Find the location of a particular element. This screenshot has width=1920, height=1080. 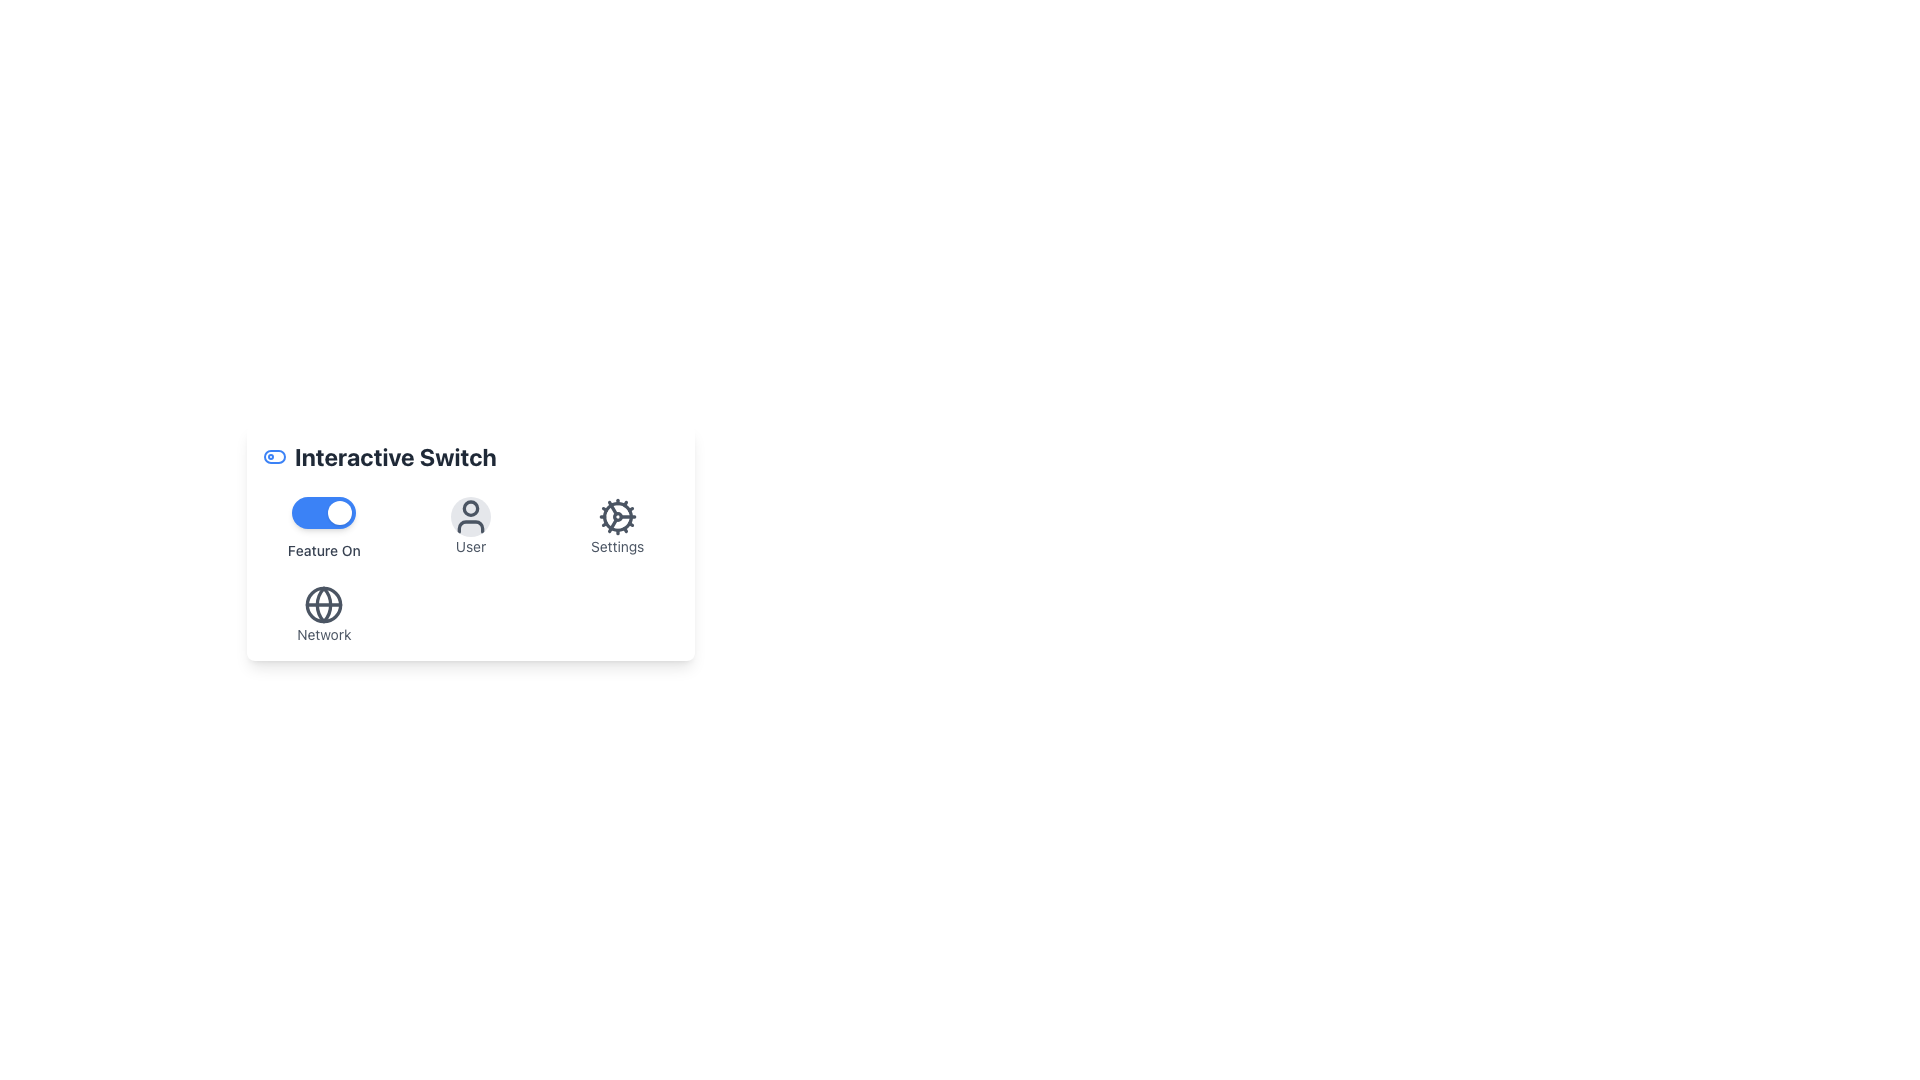

the 'Network' text label, which describes the network settings feature and is positioned below the globe icon in the bottom-left section of the interface is located at coordinates (324, 635).